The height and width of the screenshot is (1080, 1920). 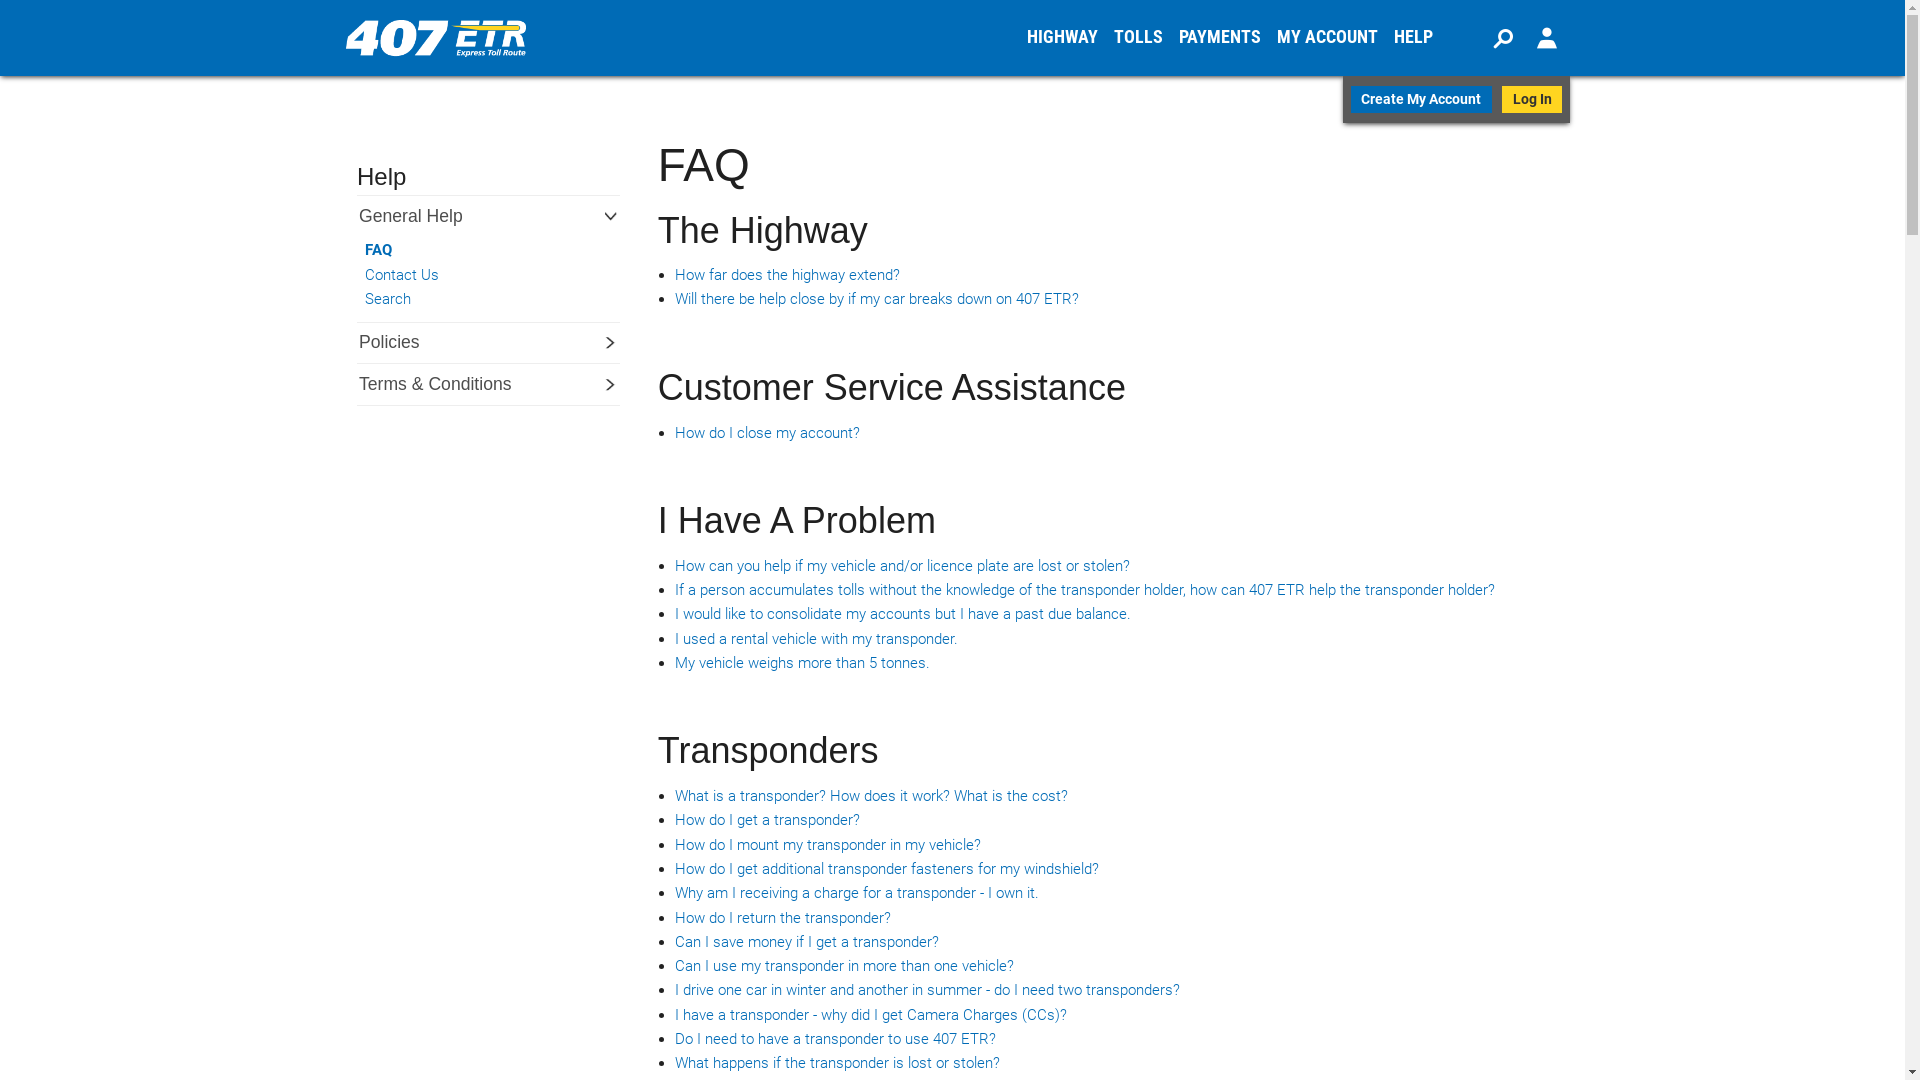 What do you see at coordinates (835, 1037) in the screenshot?
I see `'Do I need to have a transponder to use 407 ETR?'` at bounding box center [835, 1037].